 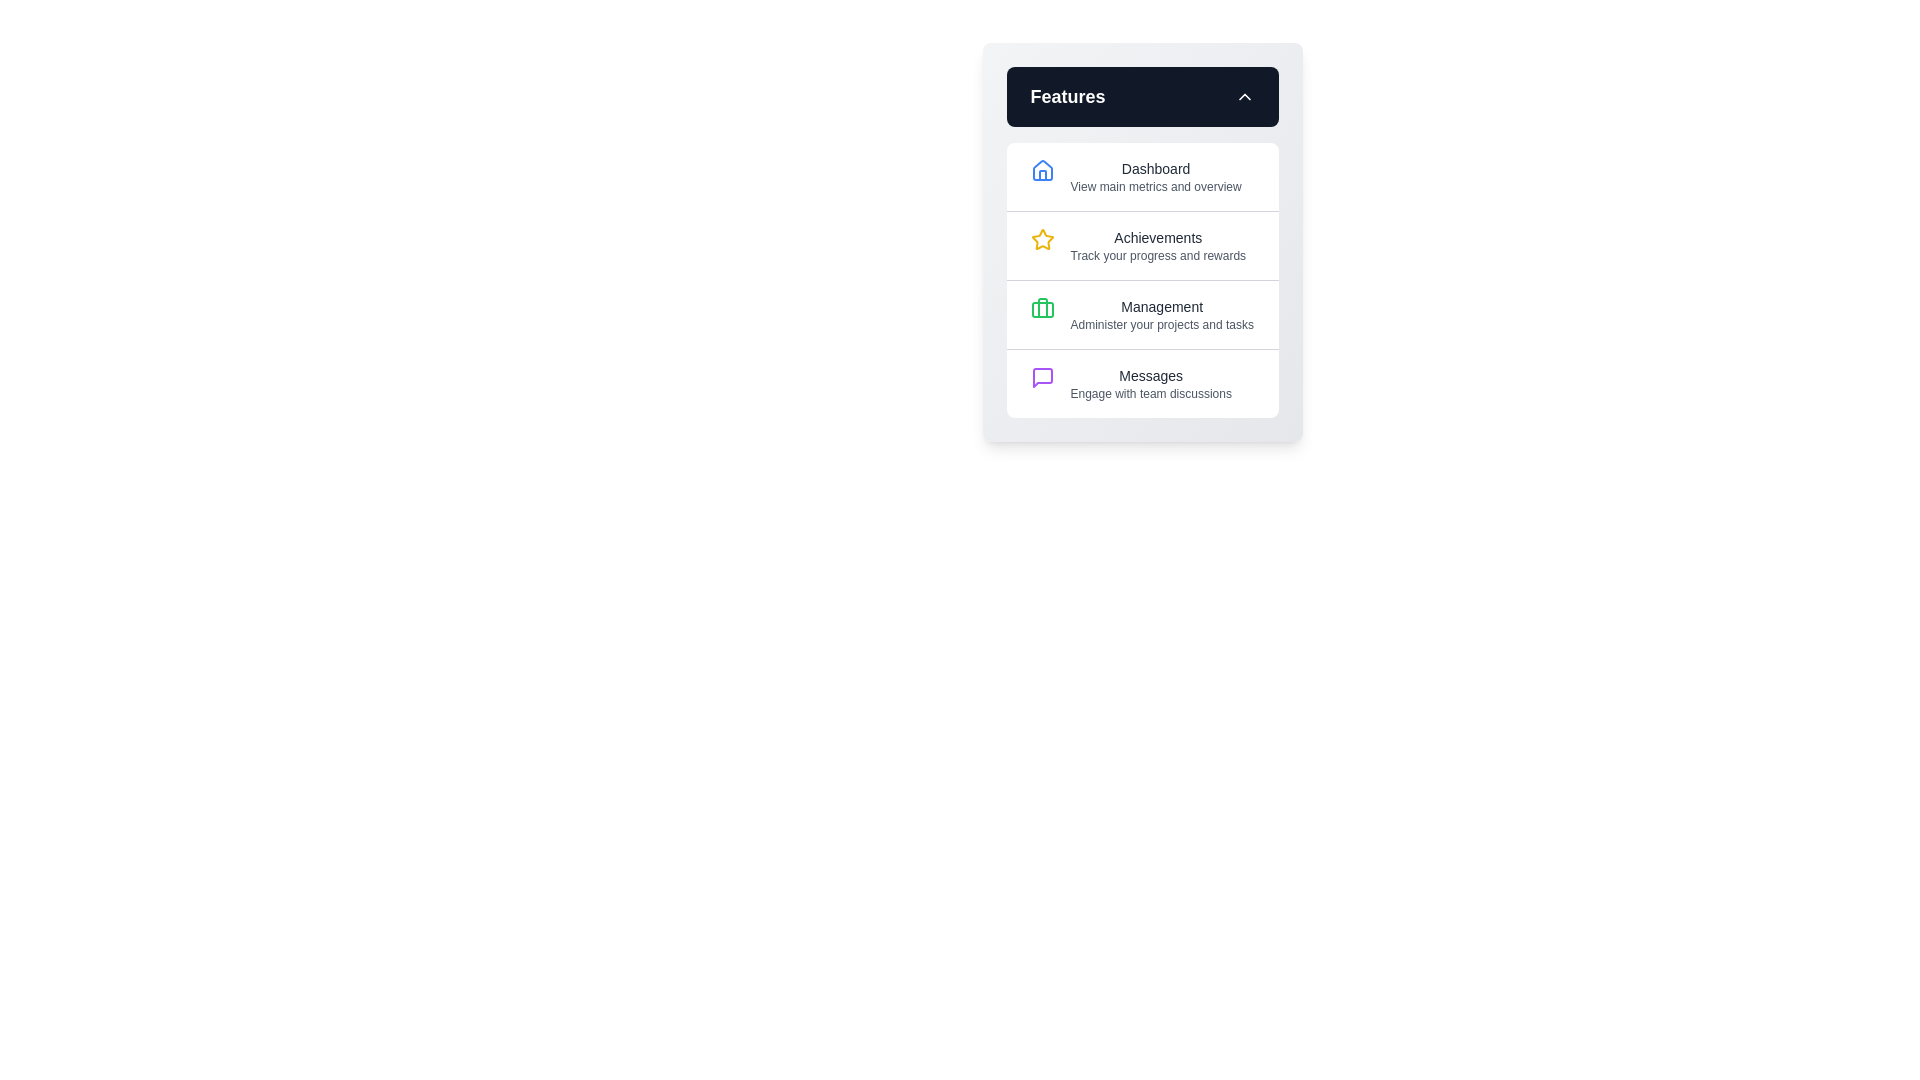 What do you see at coordinates (1156, 186) in the screenshot?
I see `the descriptive text label displaying 'View main metrics and overview' located beneath the 'Dashboard' title in the 'Features' section` at bounding box center [1156, 186].